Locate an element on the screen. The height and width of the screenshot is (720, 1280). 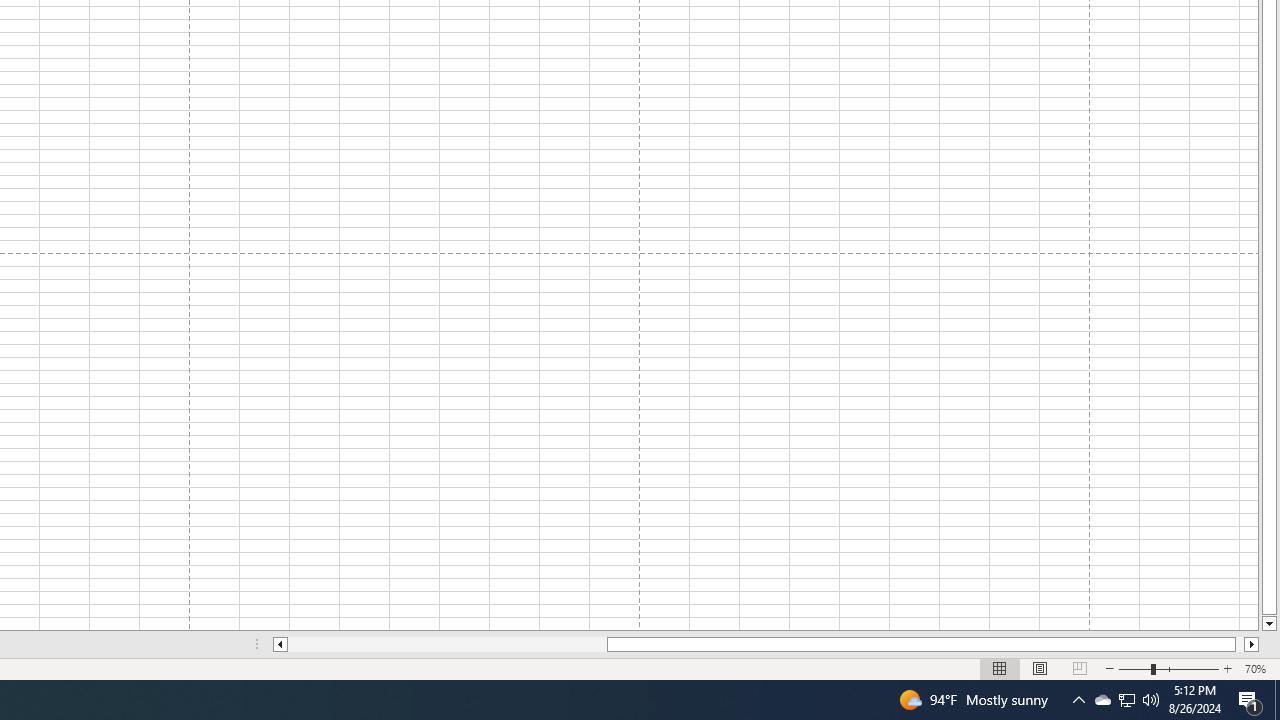
'Line down' is located at coordinates (1268, 623).